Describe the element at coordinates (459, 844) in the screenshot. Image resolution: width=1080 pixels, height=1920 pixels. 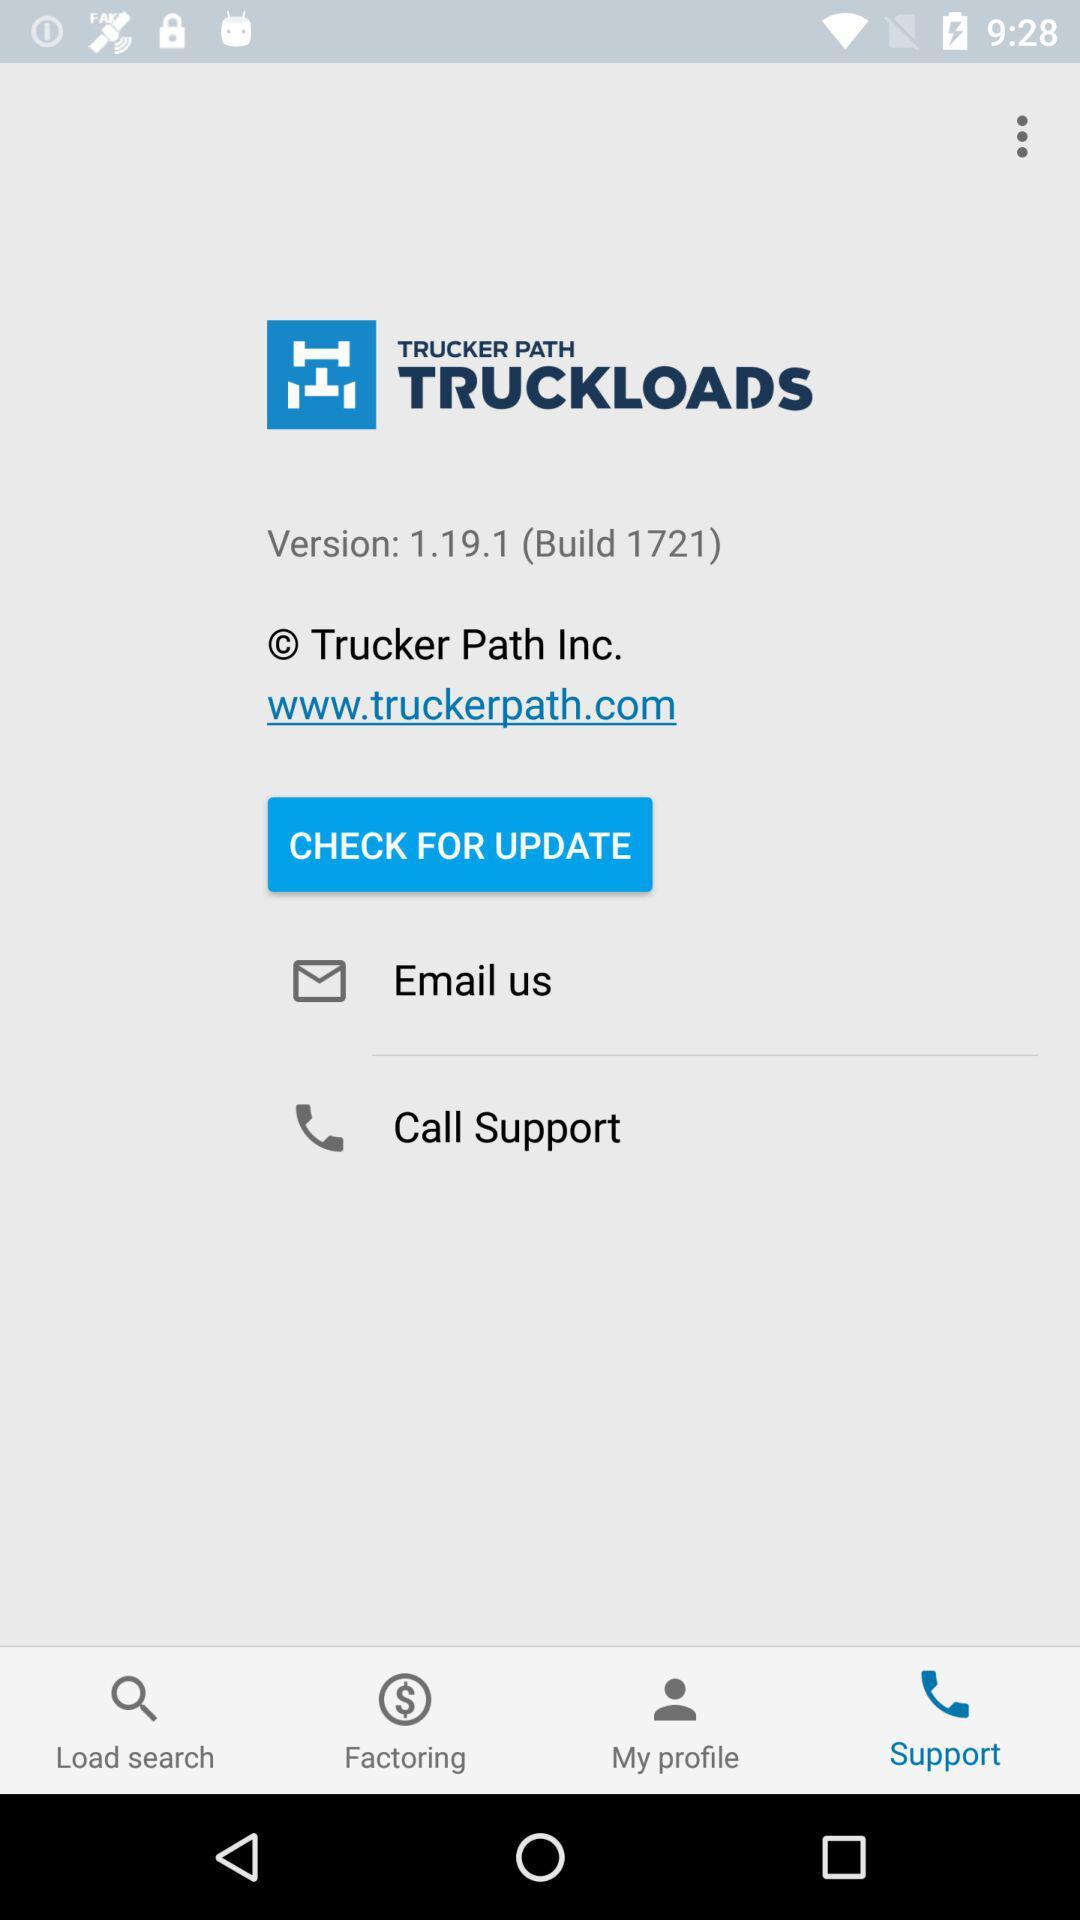
I see `blue colour text which says check for update` at that location.